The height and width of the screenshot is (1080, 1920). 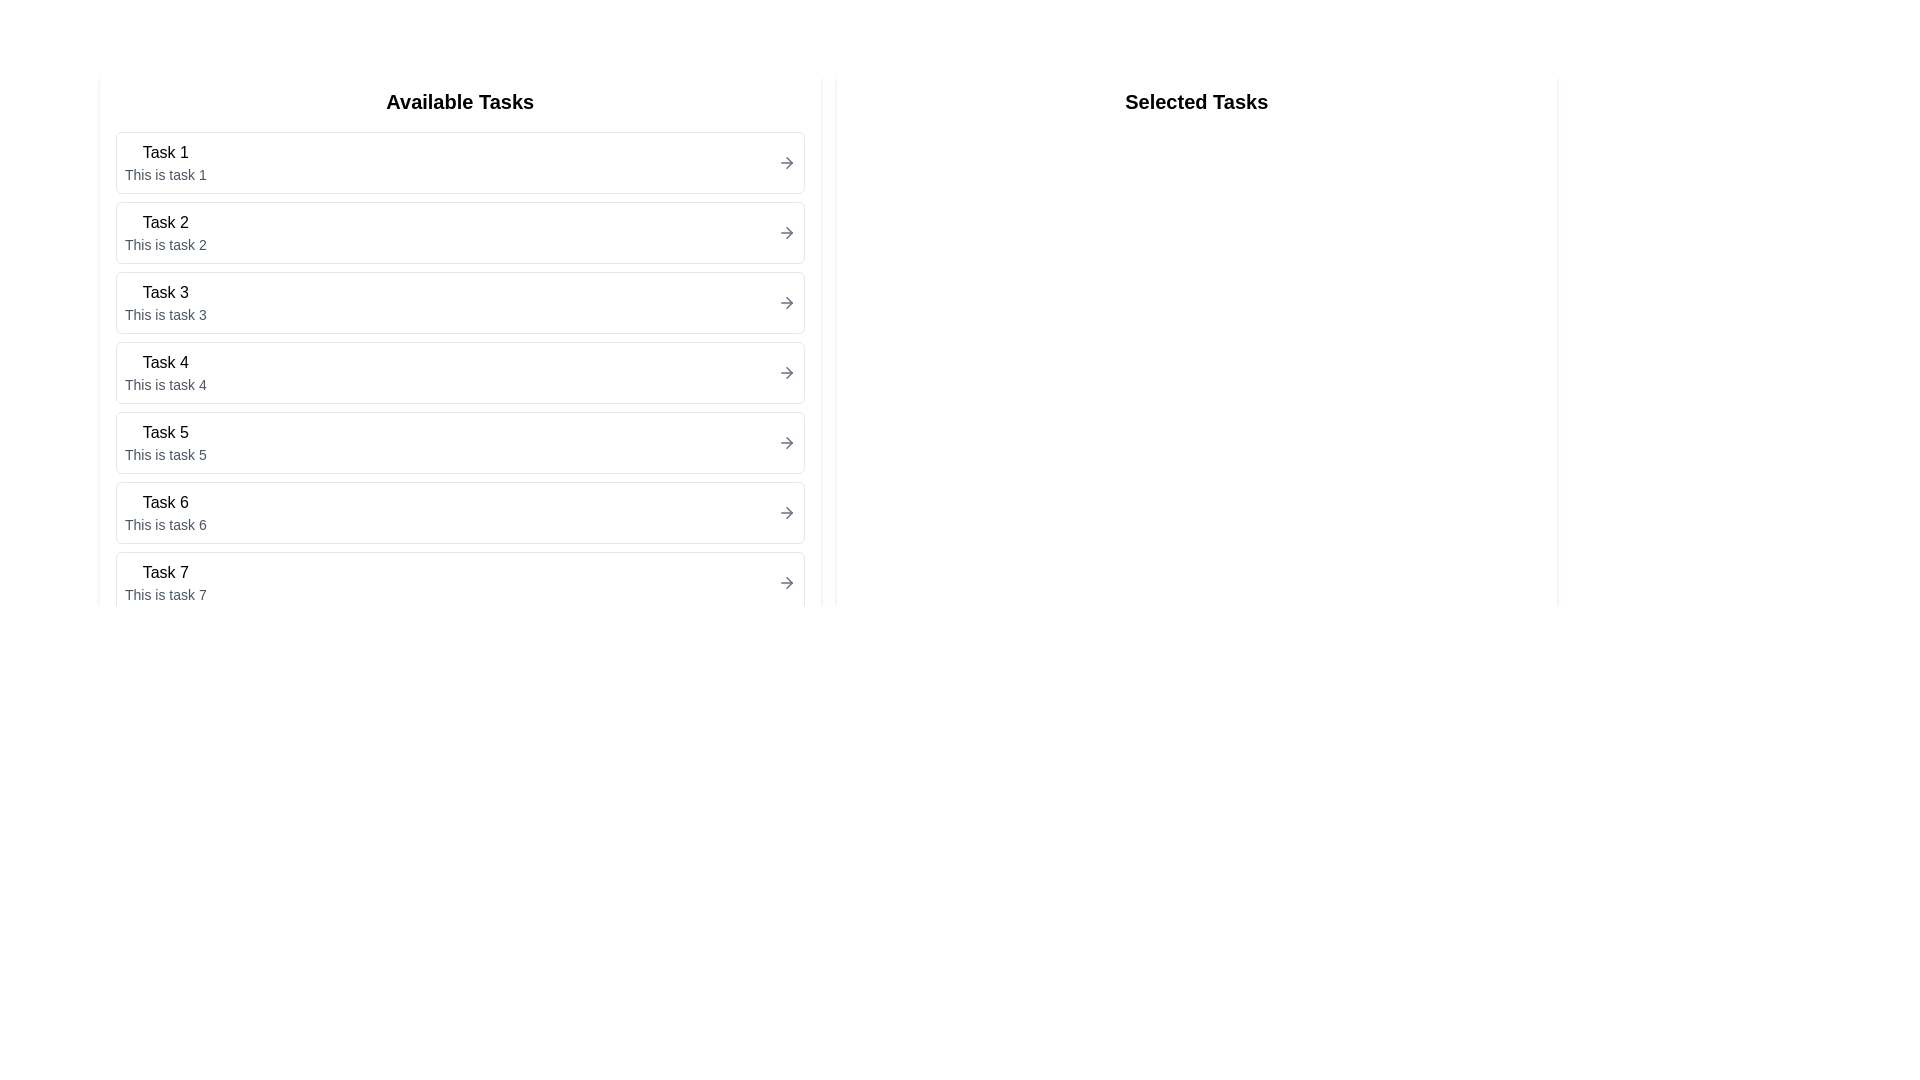 What do you see at coordinates (785, 512) in the screenshot?
I see `the right-facing arrow button styled in gray, located at the far-right of the row labeled 'Task 6 This is task 6'` at bounding box center [785, 512].